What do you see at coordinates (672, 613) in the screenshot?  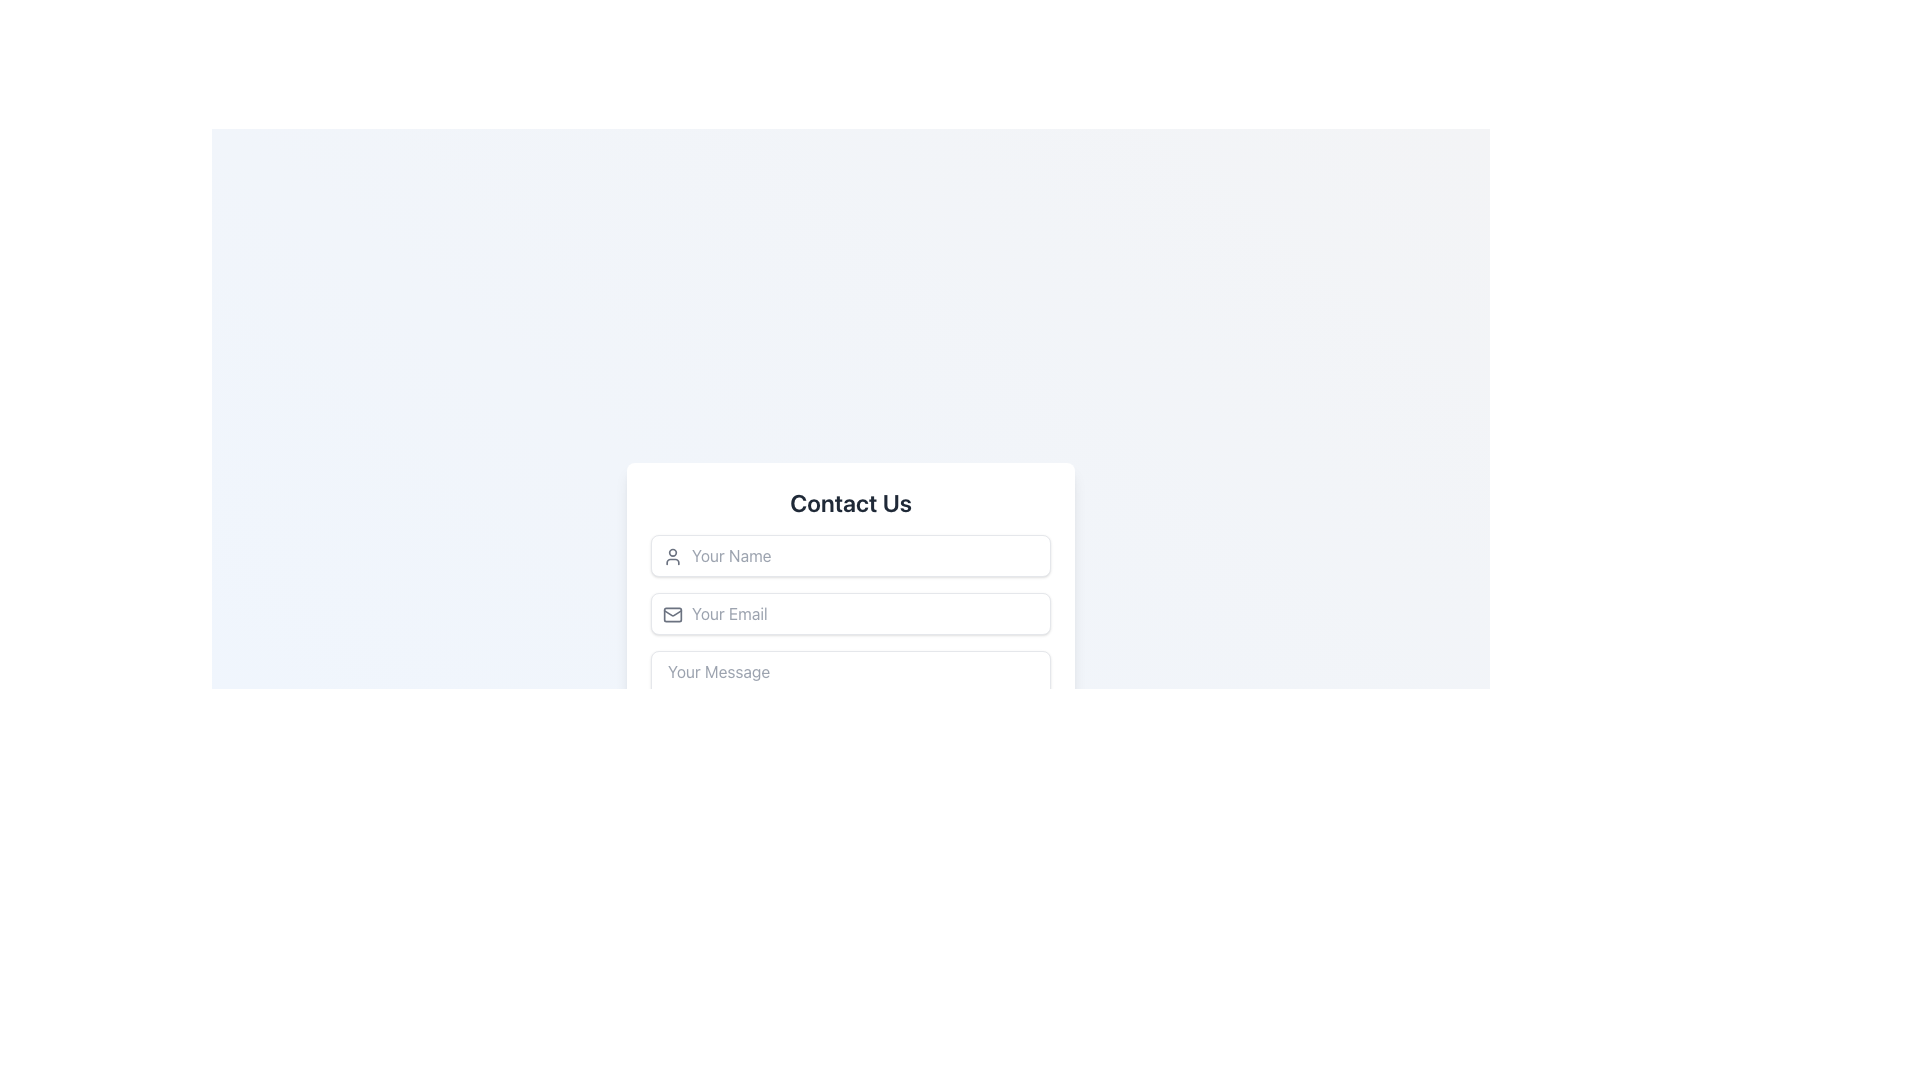 I see `the rounded rectangular SVG element that forms the base of the envelope icon, located to the left of the email input field in the contact form` at bounding box center [672, 613].